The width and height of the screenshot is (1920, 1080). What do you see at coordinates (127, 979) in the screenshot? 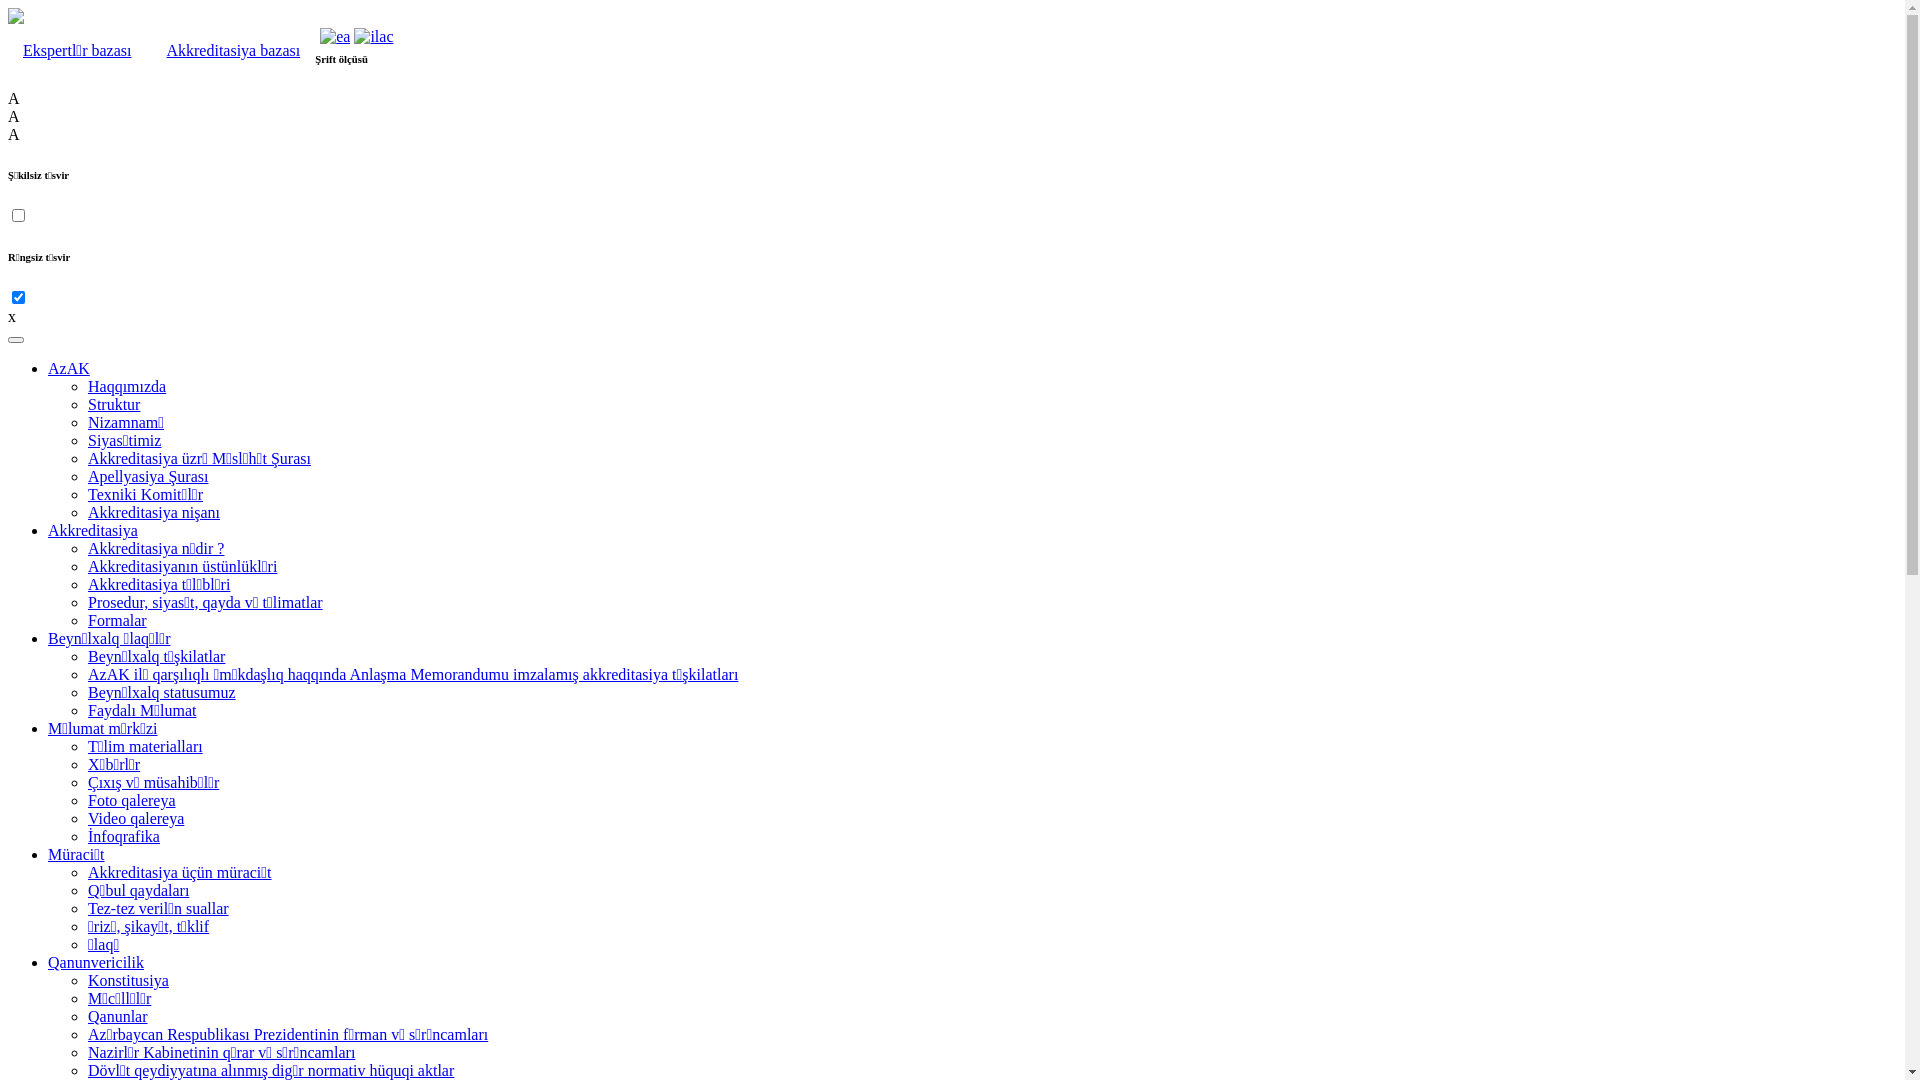
I see `'Konstitusiya'` at bounding box center [127, 979].